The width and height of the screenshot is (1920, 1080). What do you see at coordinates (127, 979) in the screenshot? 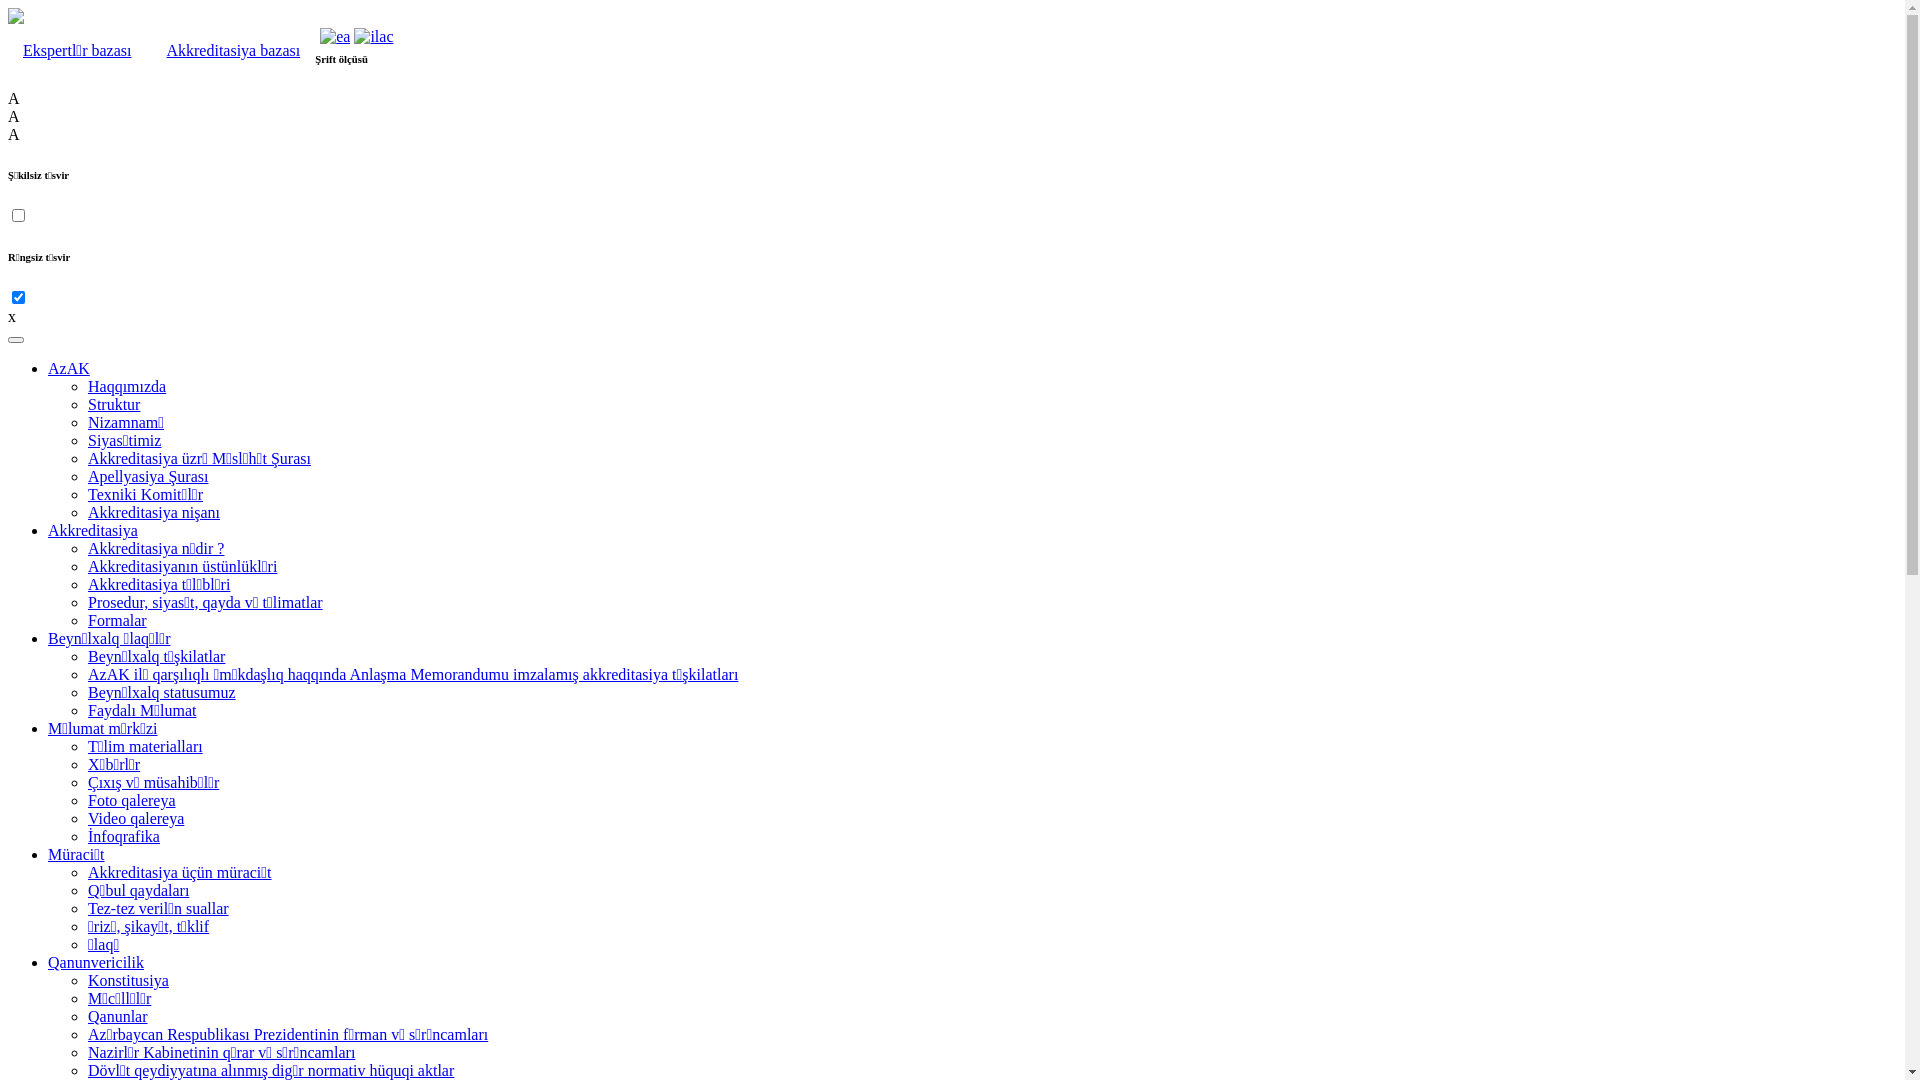
I see `'Konstitusiya'` at bounding box center [127, 979].